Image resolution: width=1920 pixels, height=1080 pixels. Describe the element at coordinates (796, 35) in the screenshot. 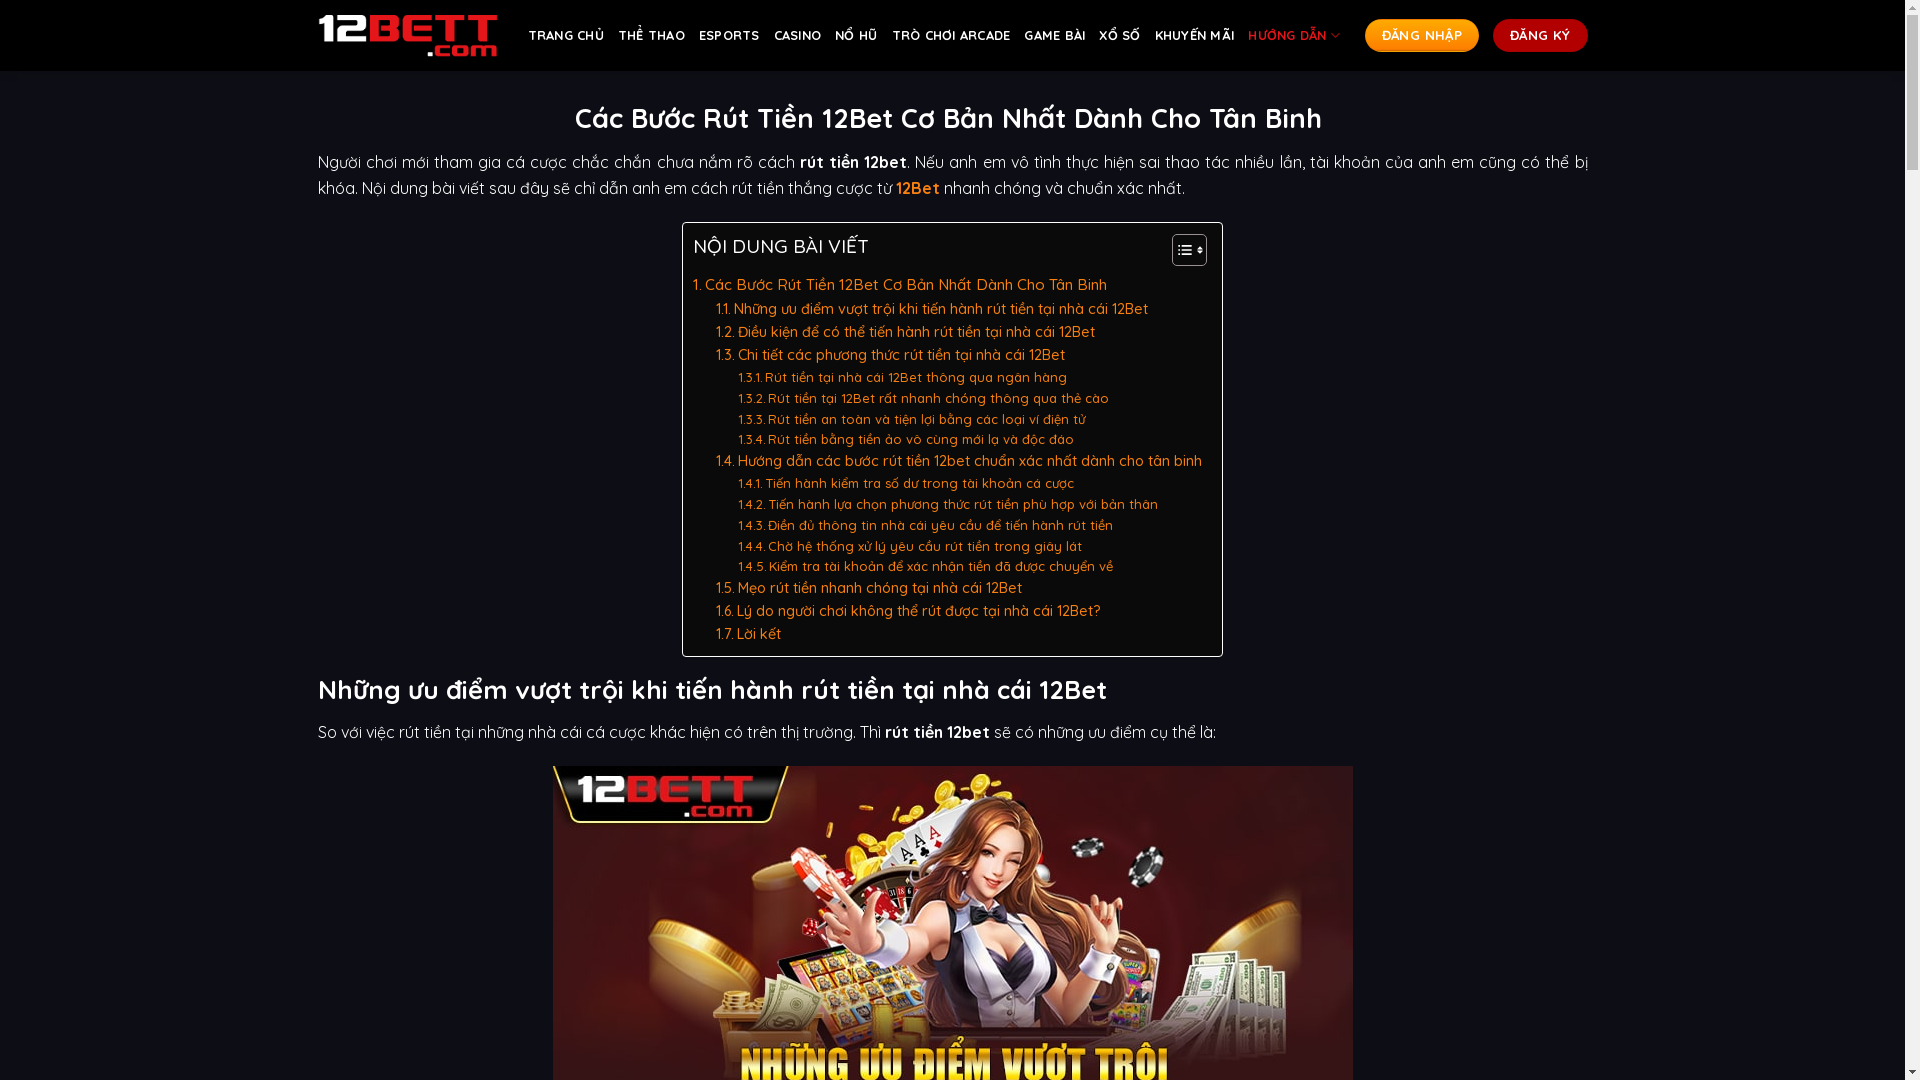

I see `'CASINO'` at that location.